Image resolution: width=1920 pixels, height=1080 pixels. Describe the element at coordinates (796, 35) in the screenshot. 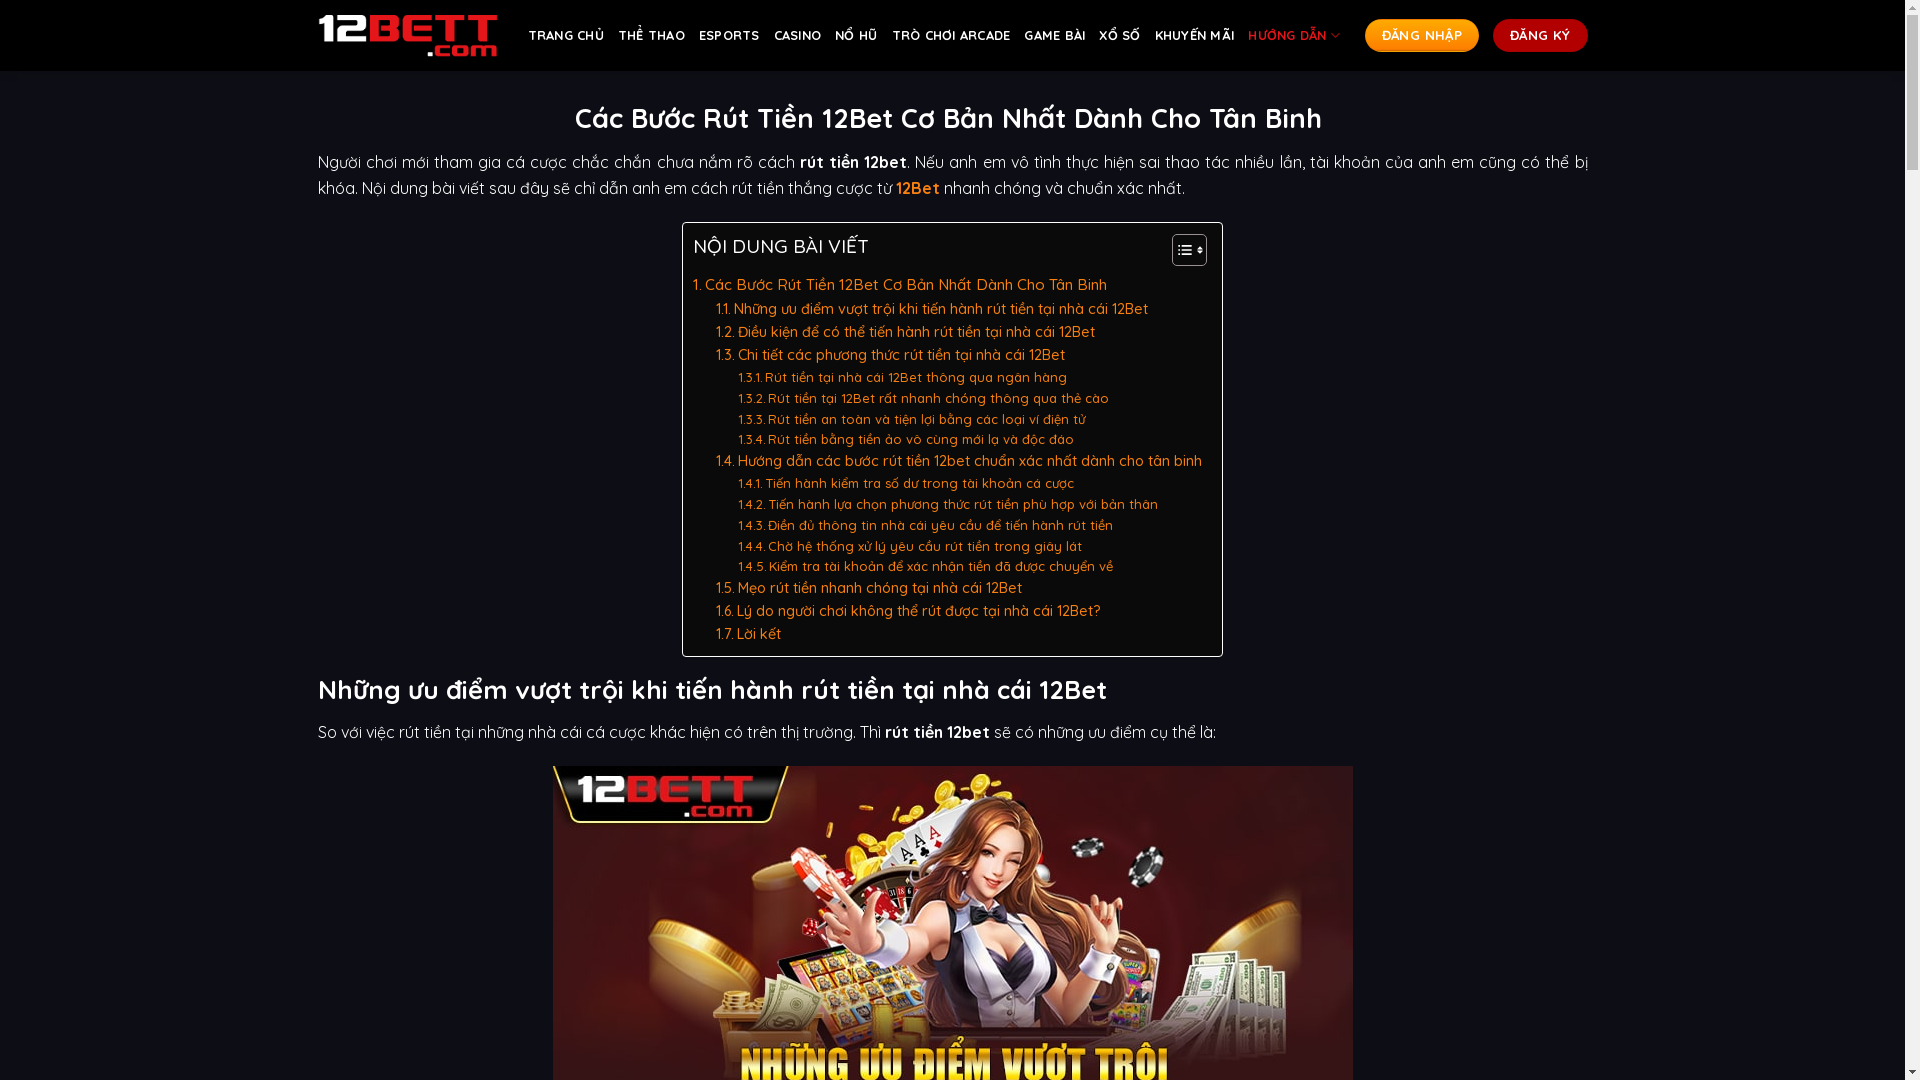

I see `'CASINO'` at that location.